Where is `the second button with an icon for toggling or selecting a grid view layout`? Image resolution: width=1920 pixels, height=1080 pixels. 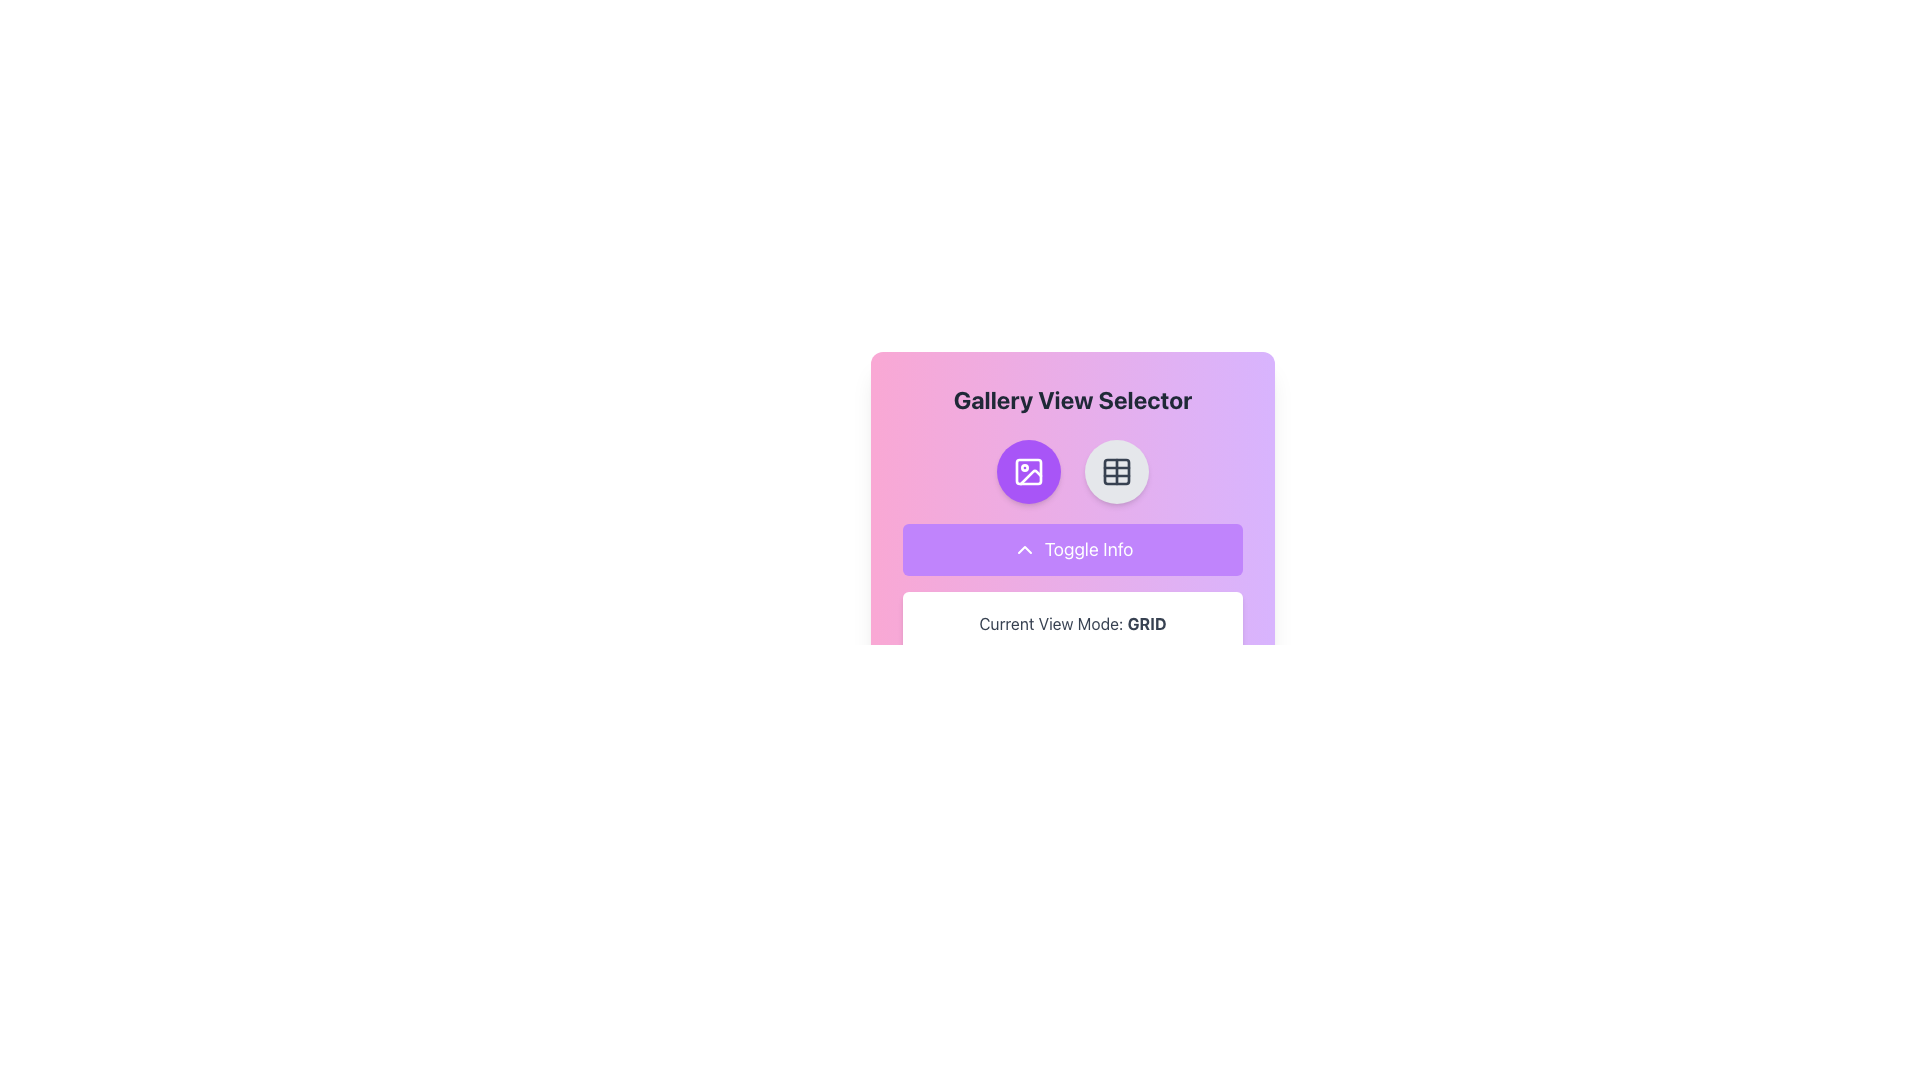
the second button with an icon for toggling or selecting a grid view layout is located at coordinates (1116, 471).